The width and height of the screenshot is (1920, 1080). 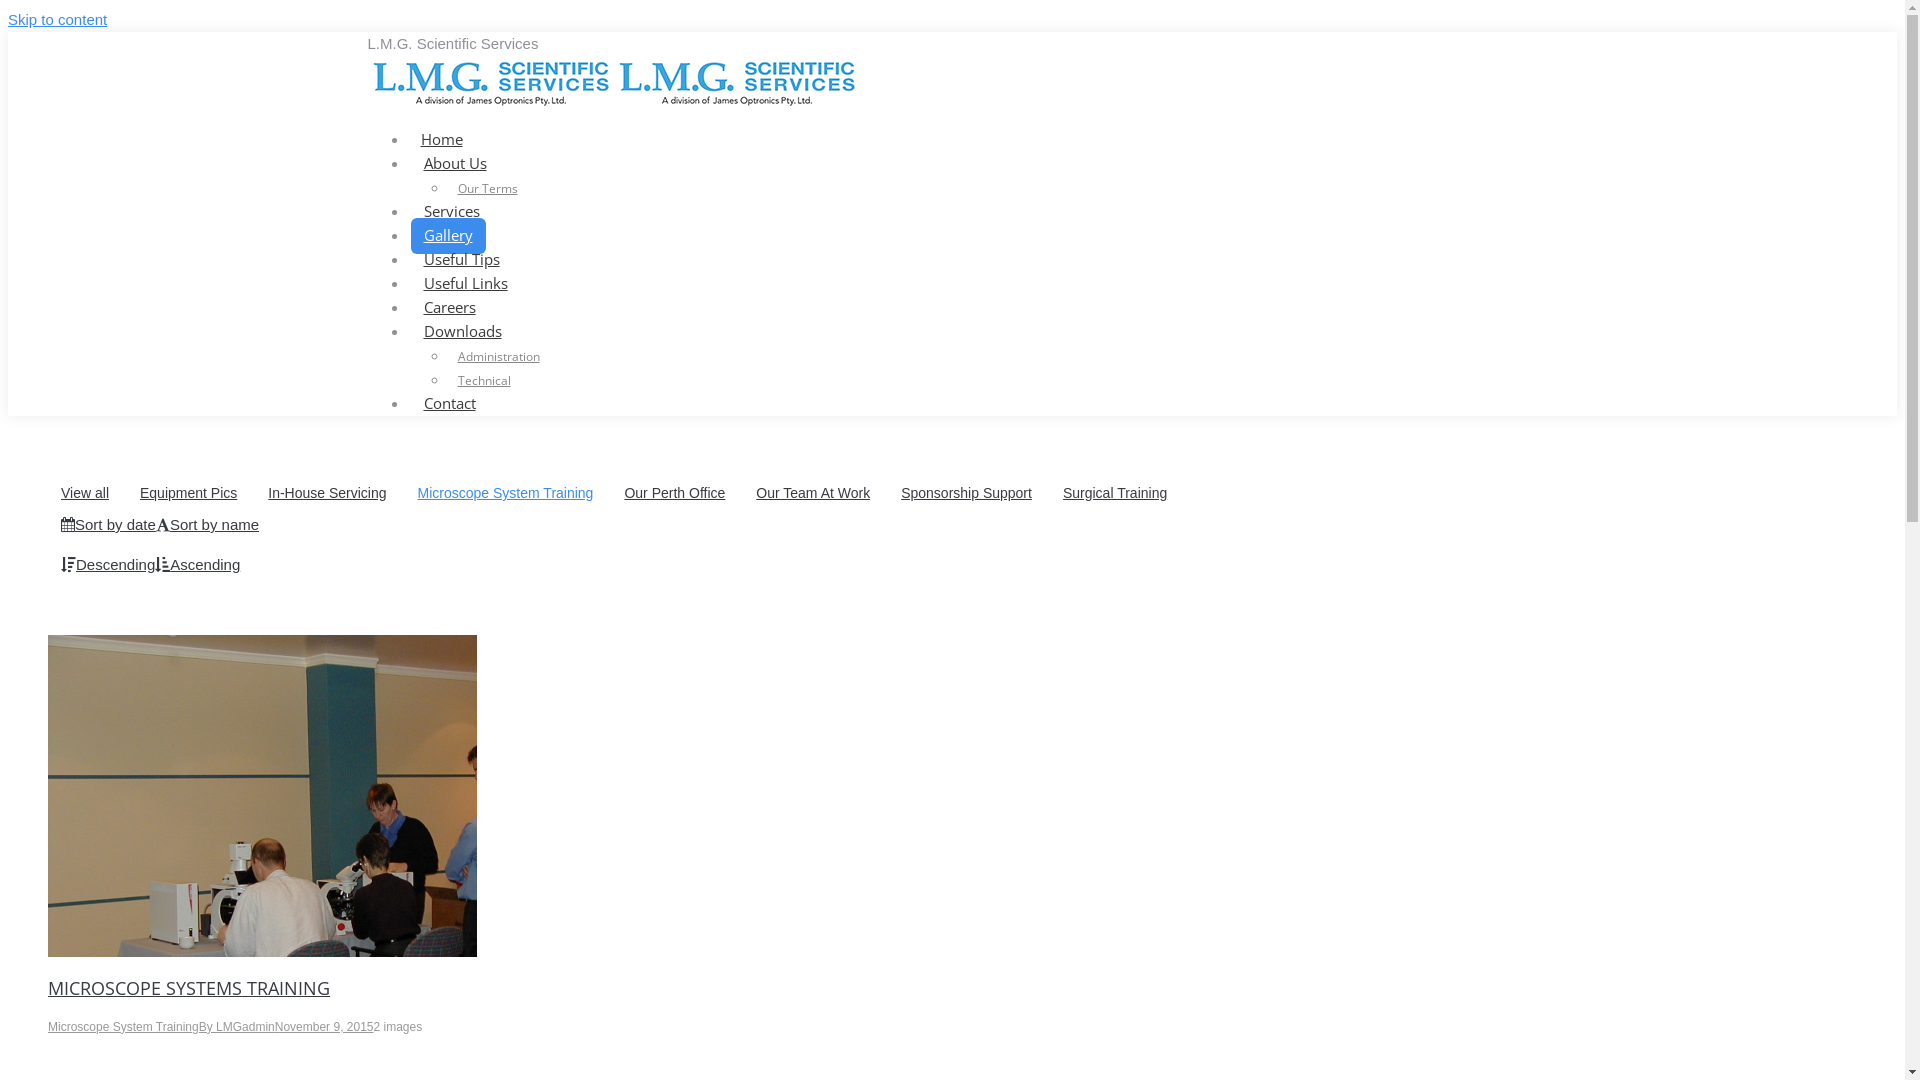 I want to click on 'Our Perth Office', so click(x=609, y=493).